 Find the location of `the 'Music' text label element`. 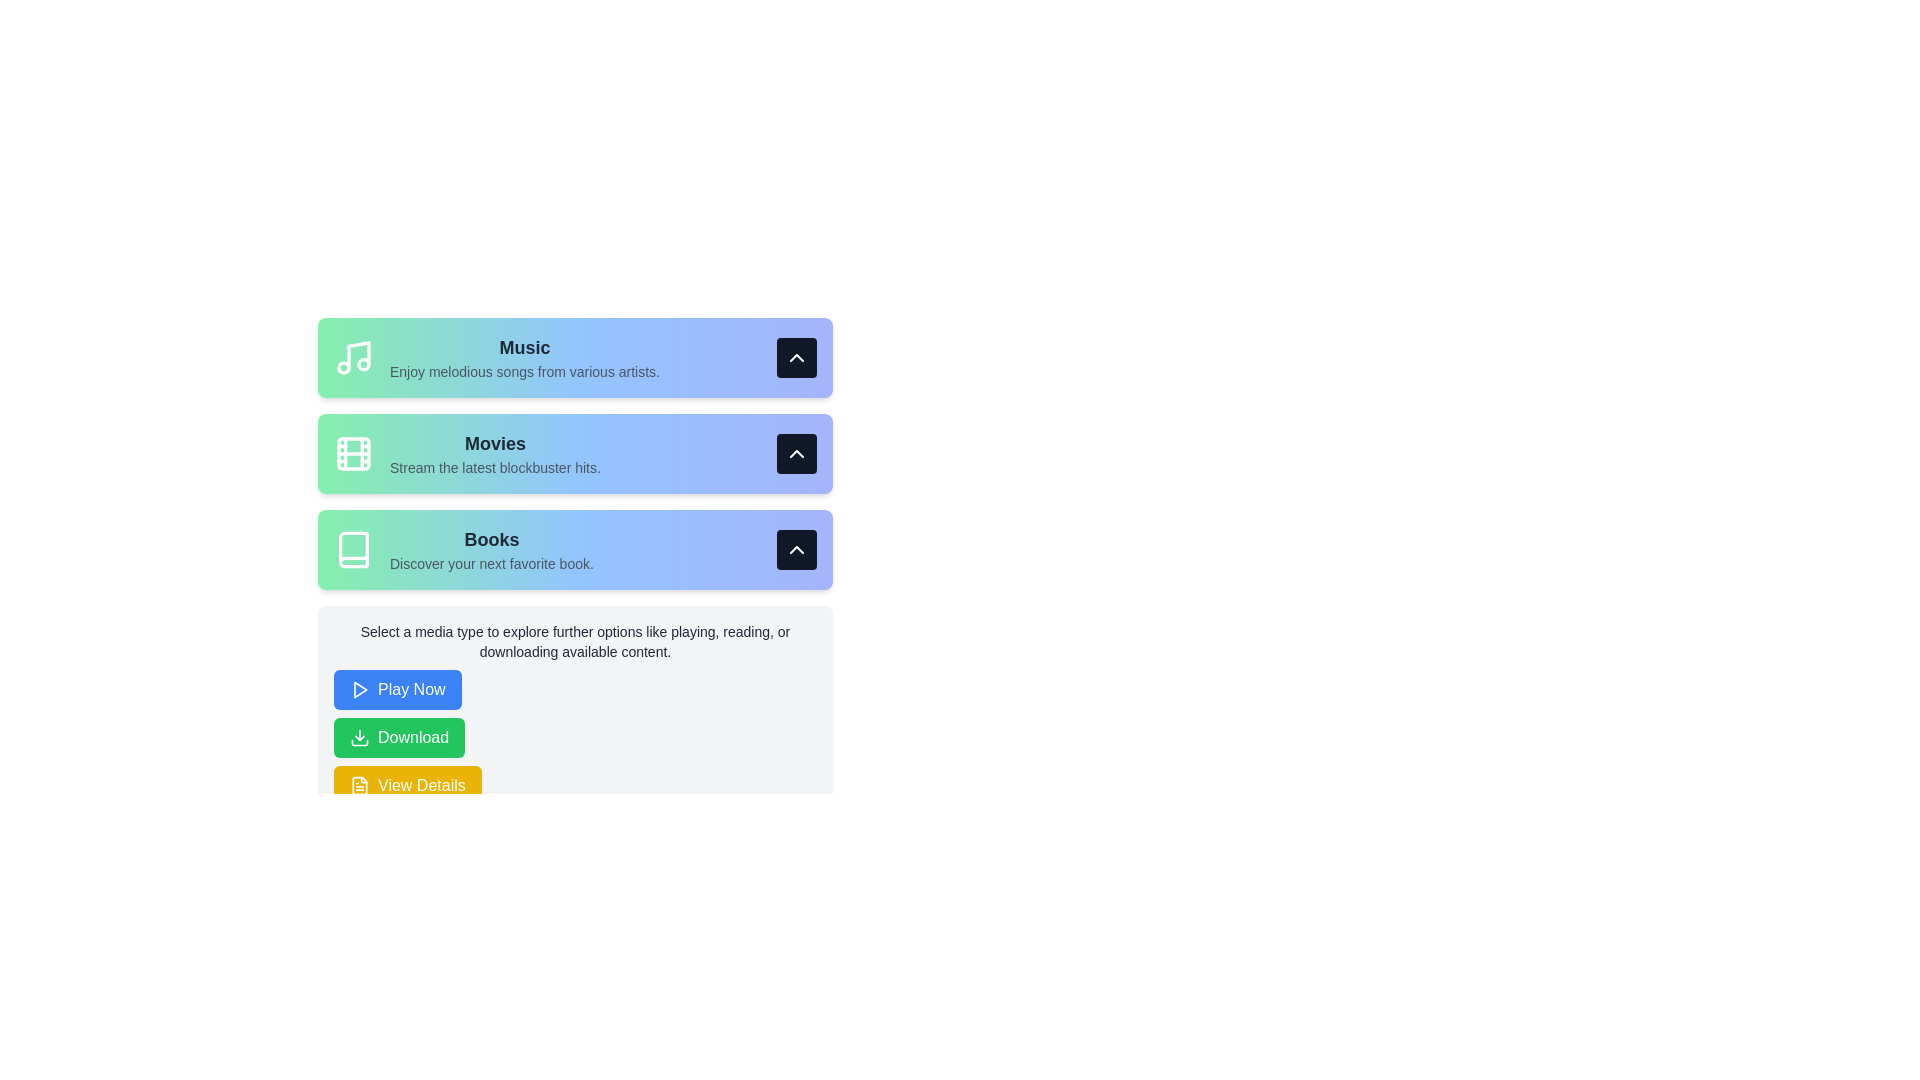

the 'Music' text label element is located at coordinates (524, 346).